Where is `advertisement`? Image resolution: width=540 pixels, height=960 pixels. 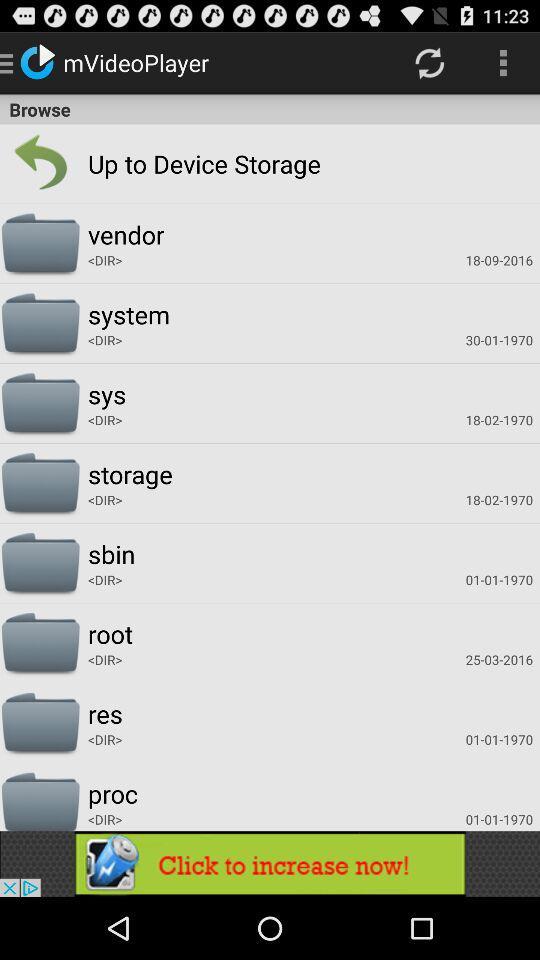
advertisement is located at coordinates (270, 863).